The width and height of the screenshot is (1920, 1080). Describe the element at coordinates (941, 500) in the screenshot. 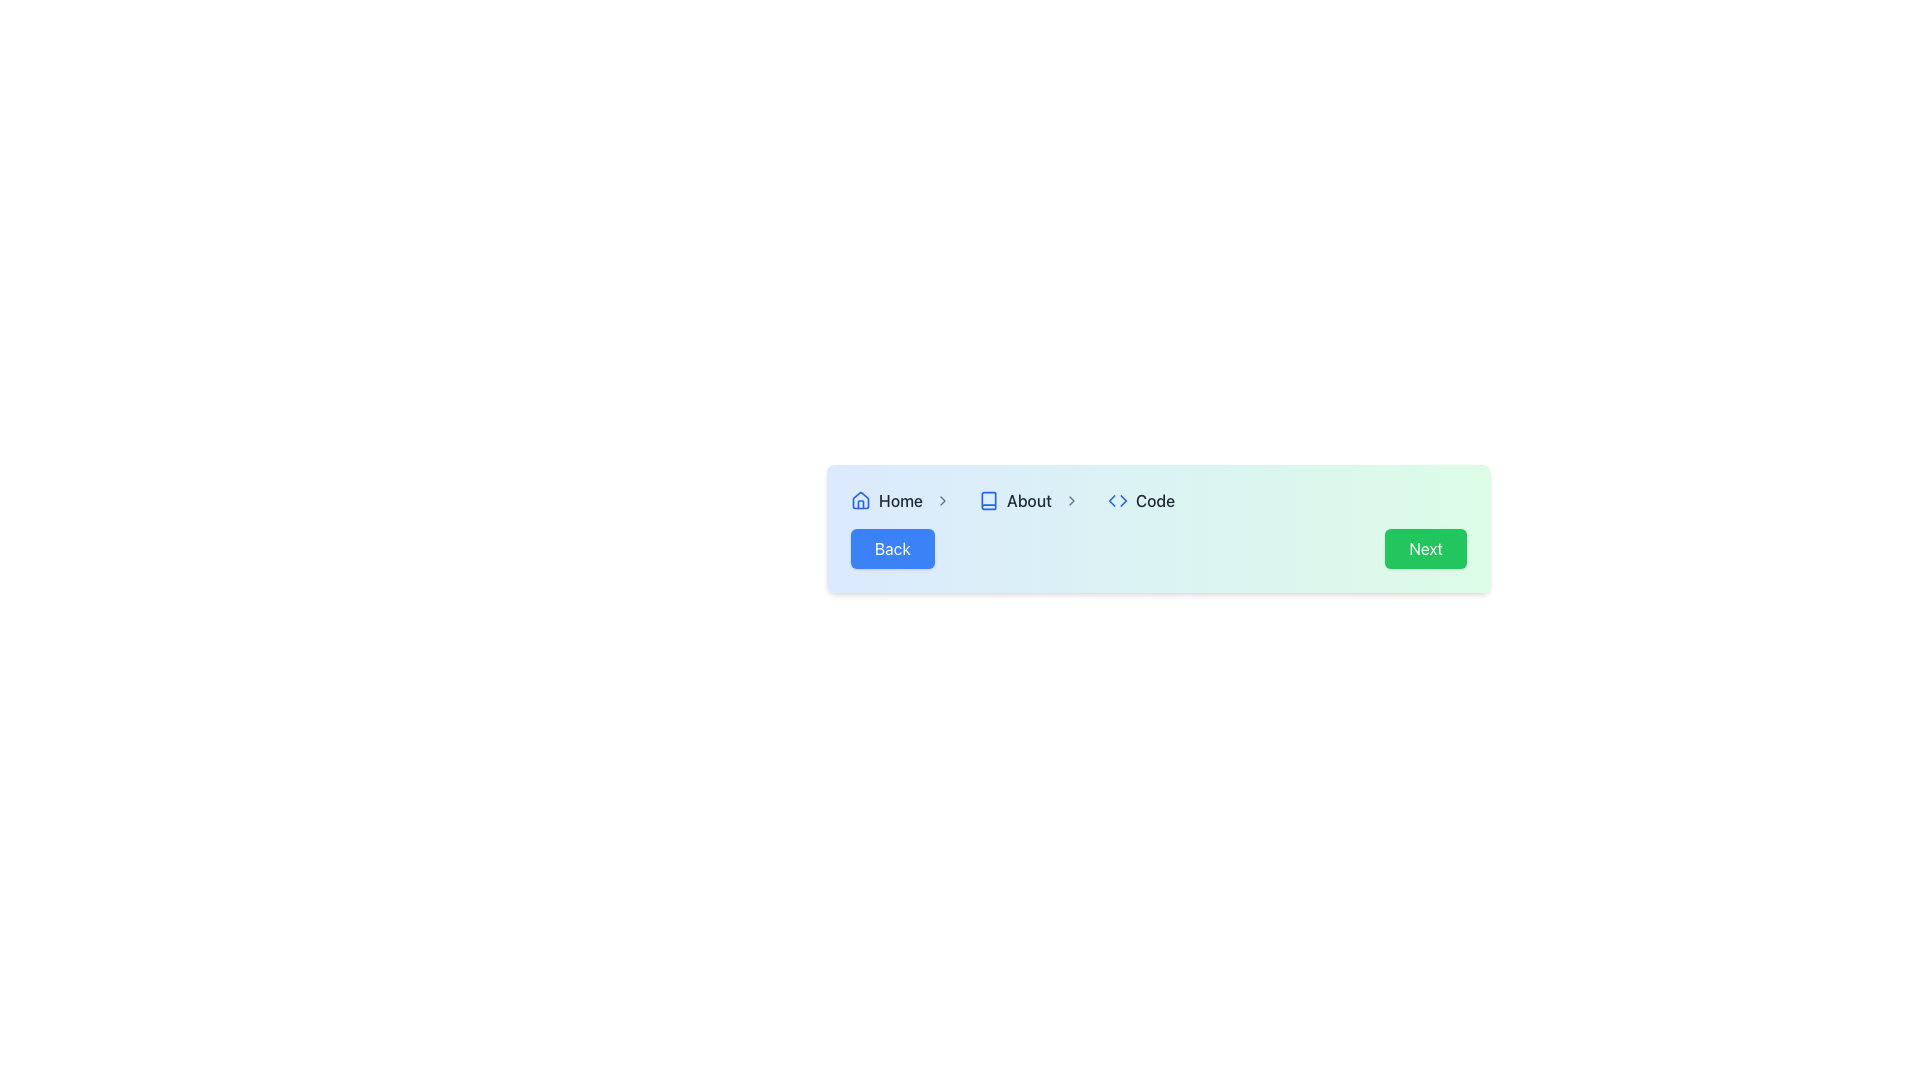

I see `the non-interactive SVG graphic that visually separates the navigation parts in the breadcrumb interface, located to the right of the 'Home' text` at that location.